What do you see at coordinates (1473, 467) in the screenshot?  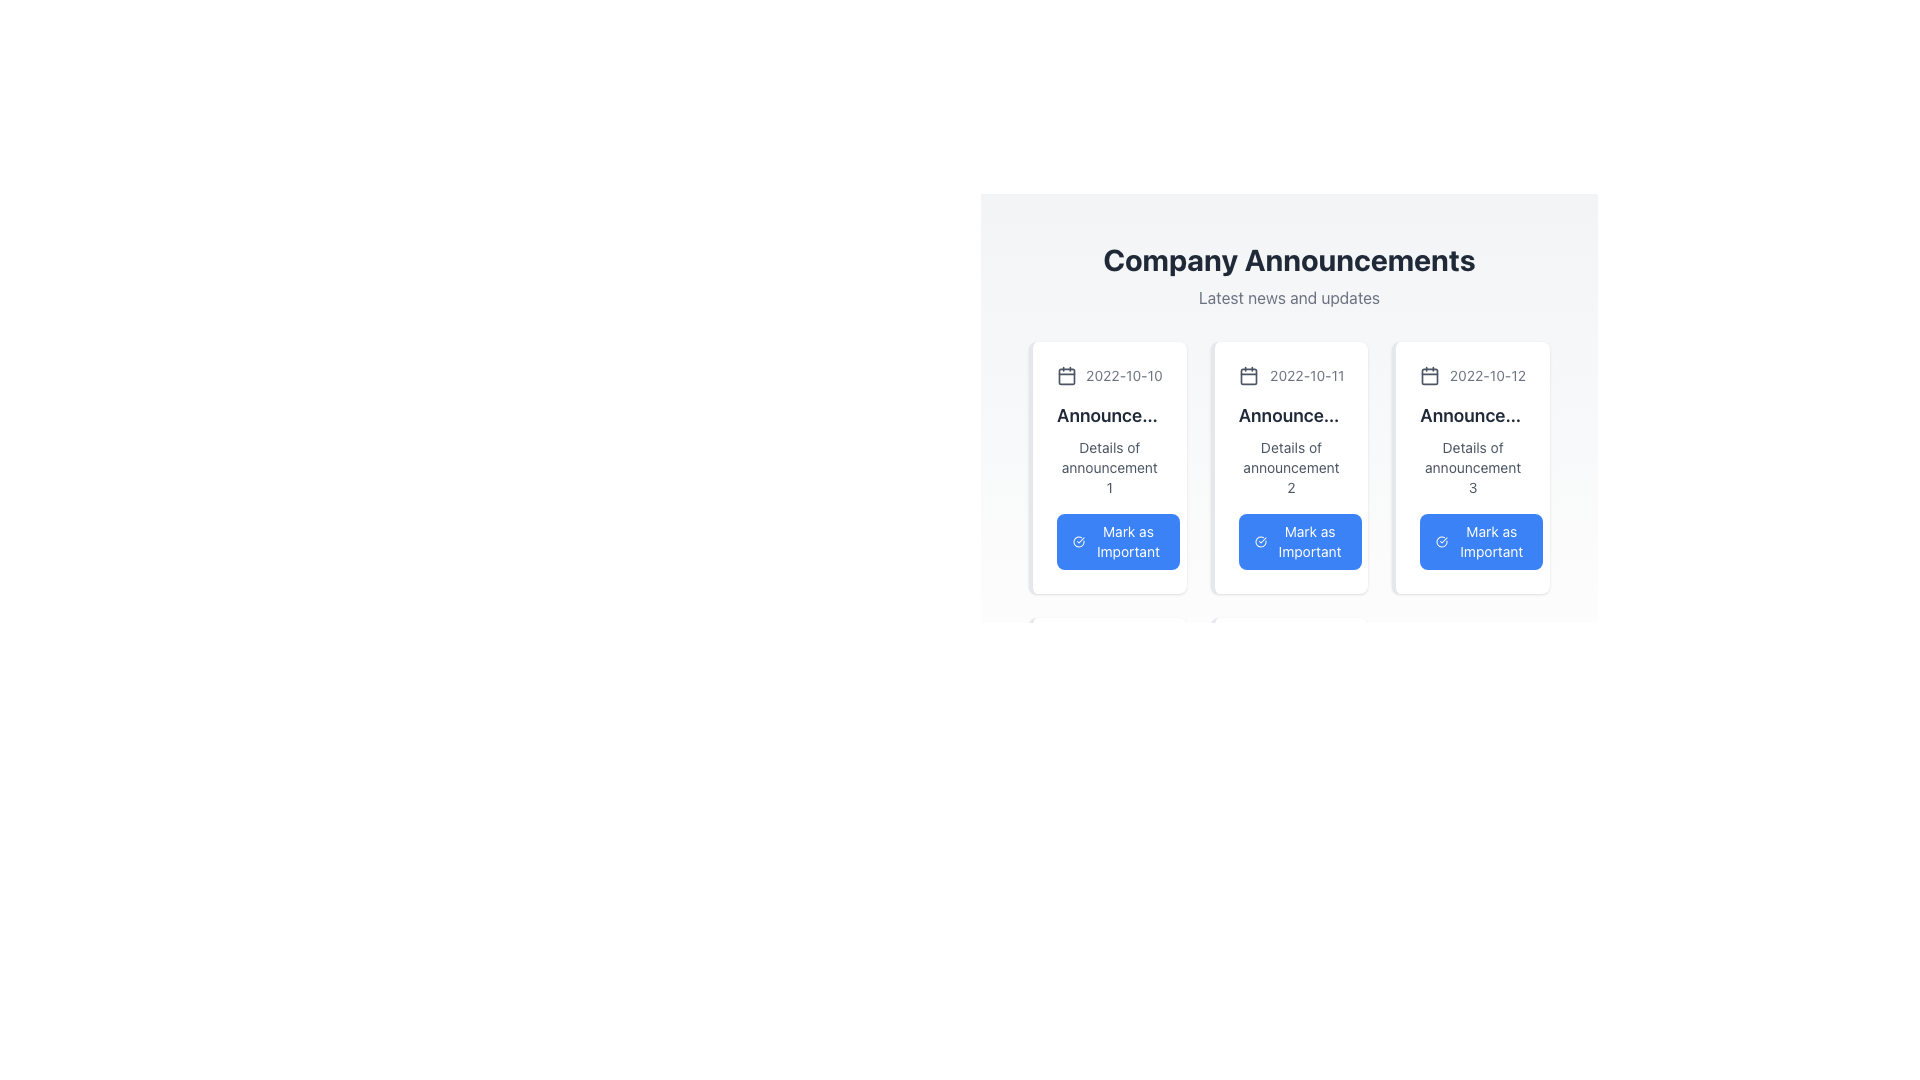 I see `informational Text label related to 'Announcement 3', which is the third content label among the announcement cards for the date '2022-10-12'` at bounding box center [1473, 467].